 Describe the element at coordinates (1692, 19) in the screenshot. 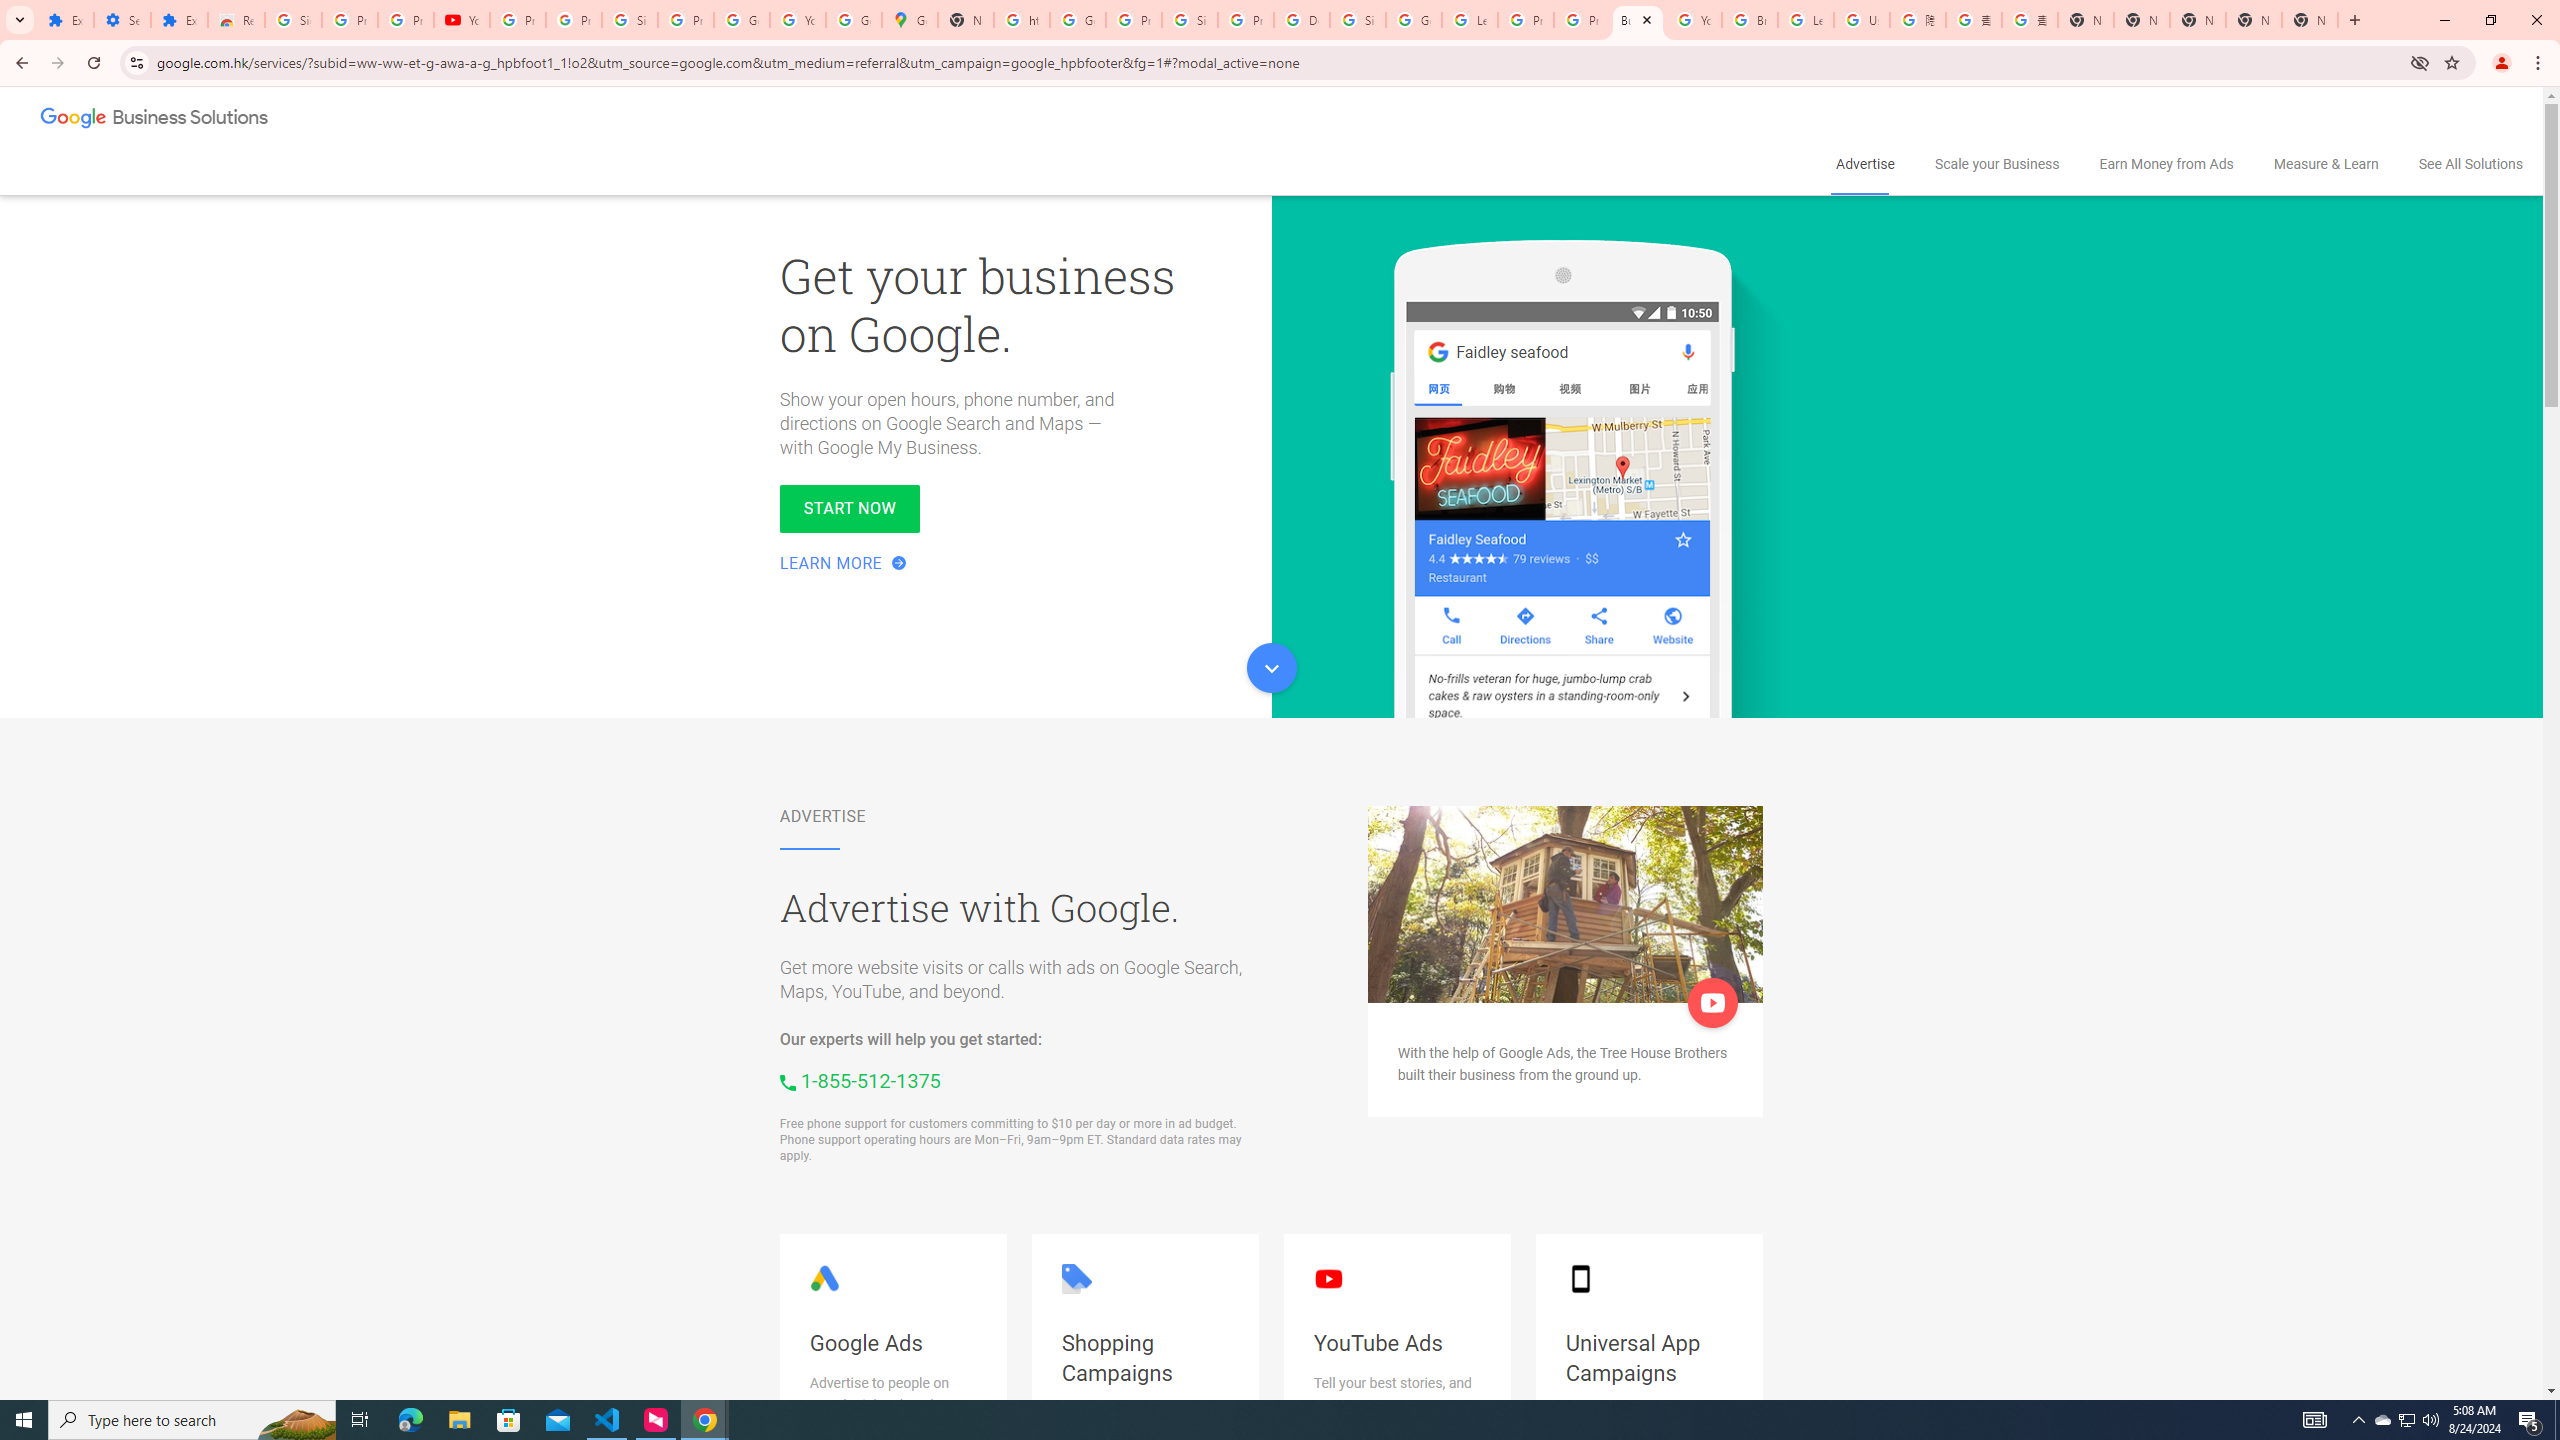

I see `'YouTube'` at that location.